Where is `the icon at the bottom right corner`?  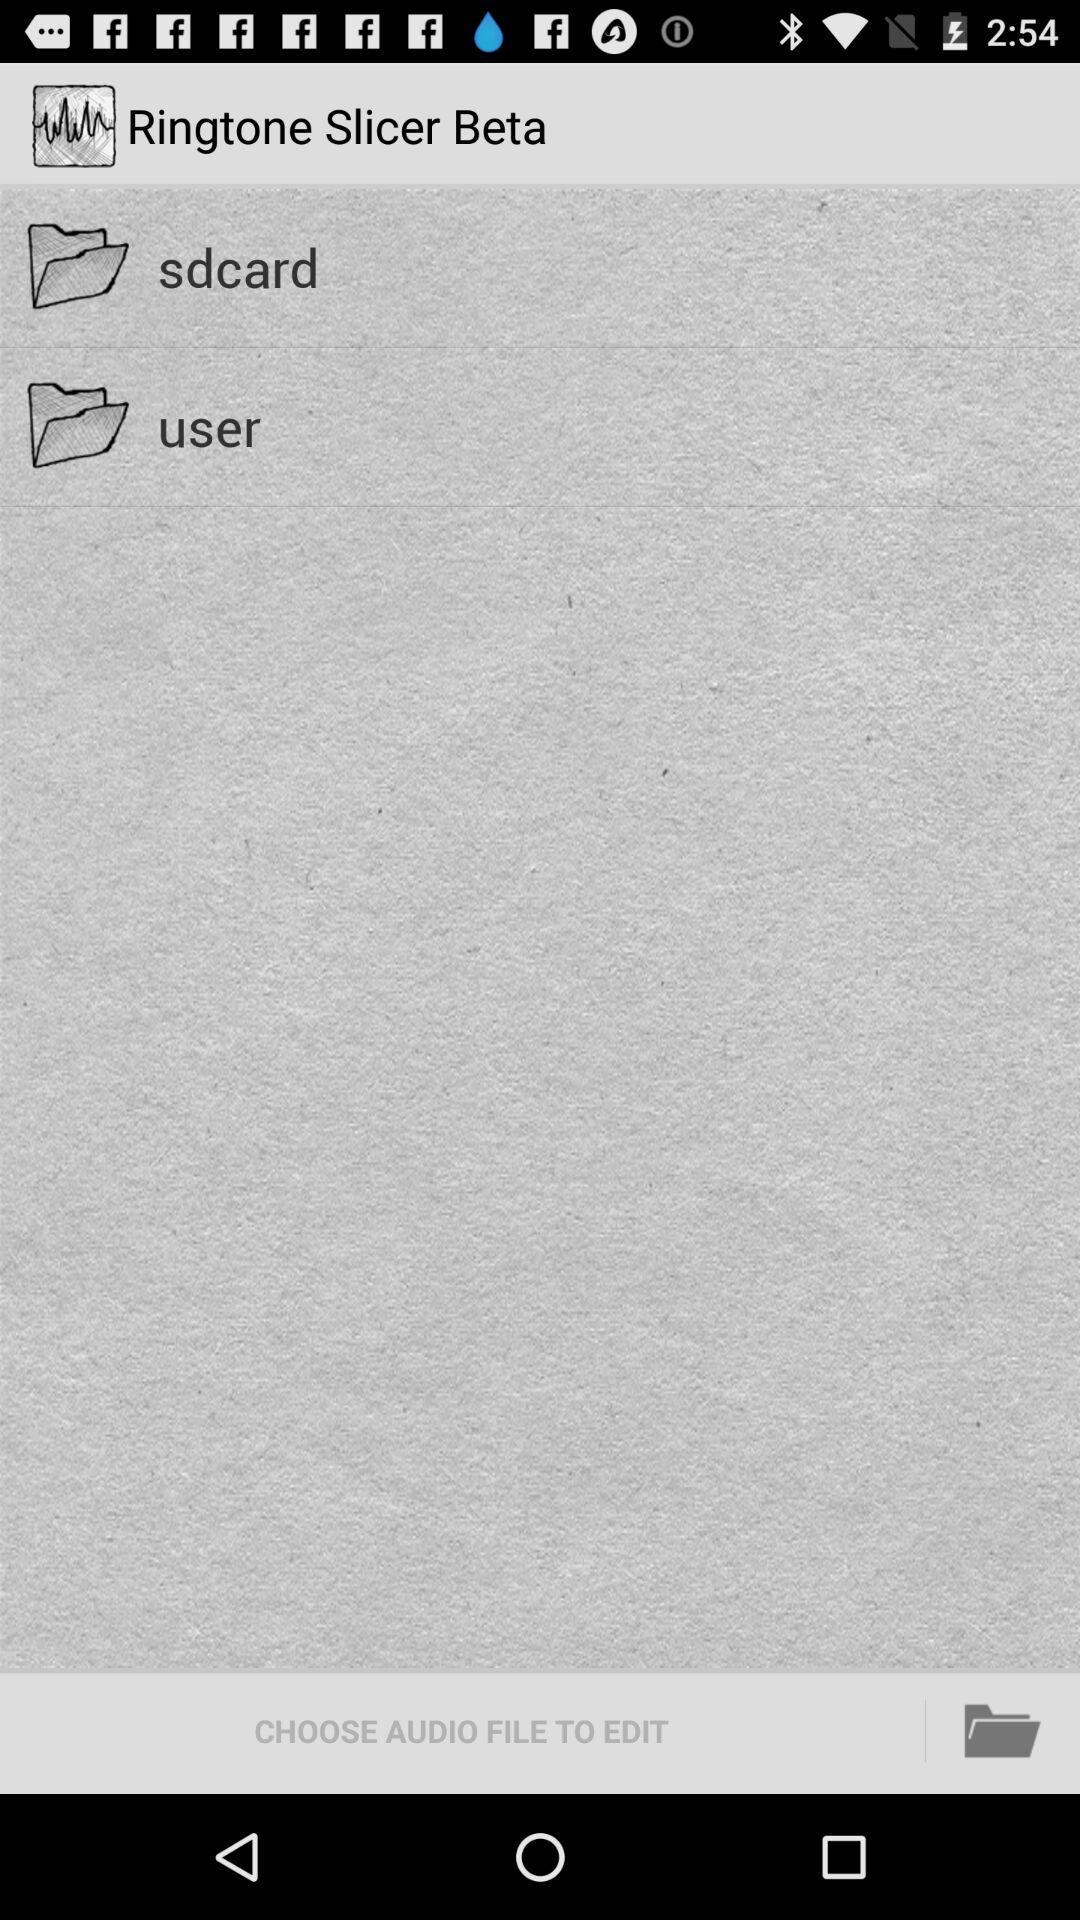
the icon at the bottom right corner is located at coordinates (1003, 1730).